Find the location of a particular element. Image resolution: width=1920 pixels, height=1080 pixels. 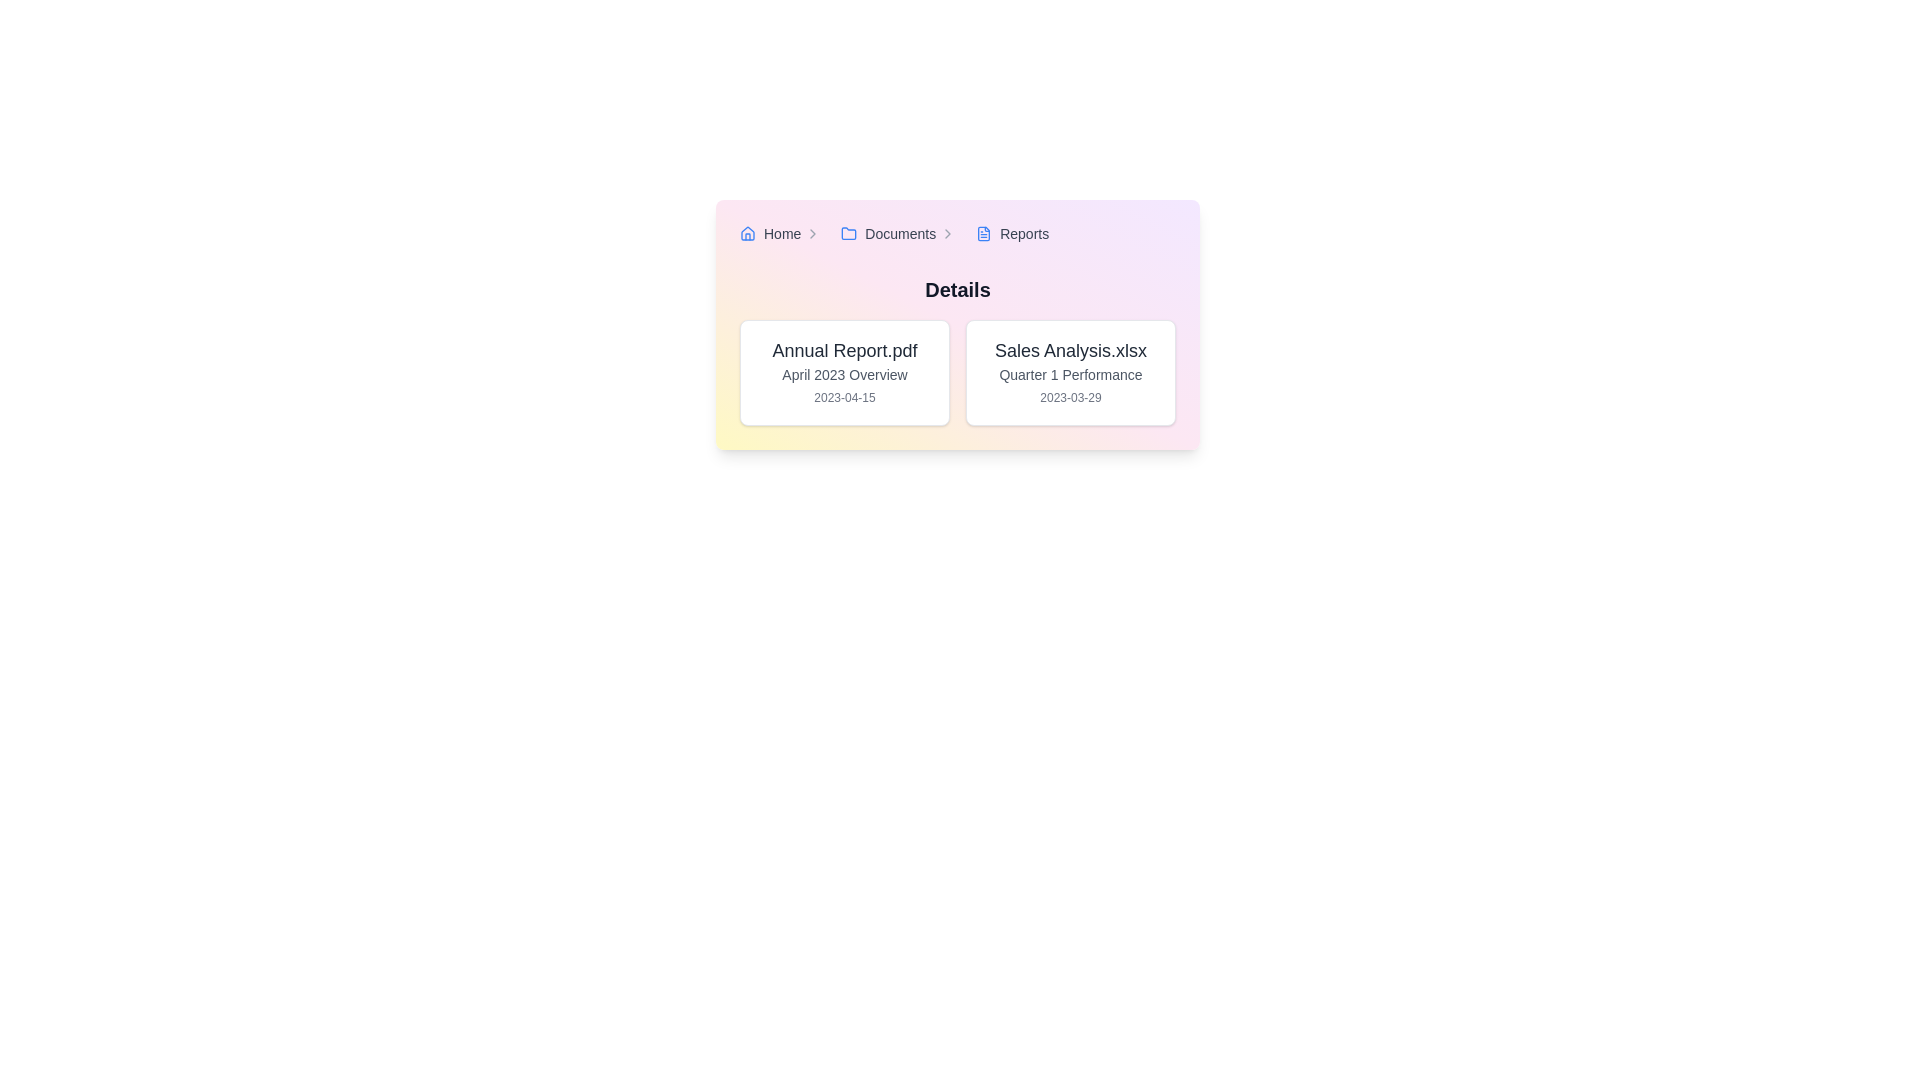

the Breadcrumb navigation link that consists of a blue folder icon followed by the text 'Documents' is located at coordinates (899, 233).